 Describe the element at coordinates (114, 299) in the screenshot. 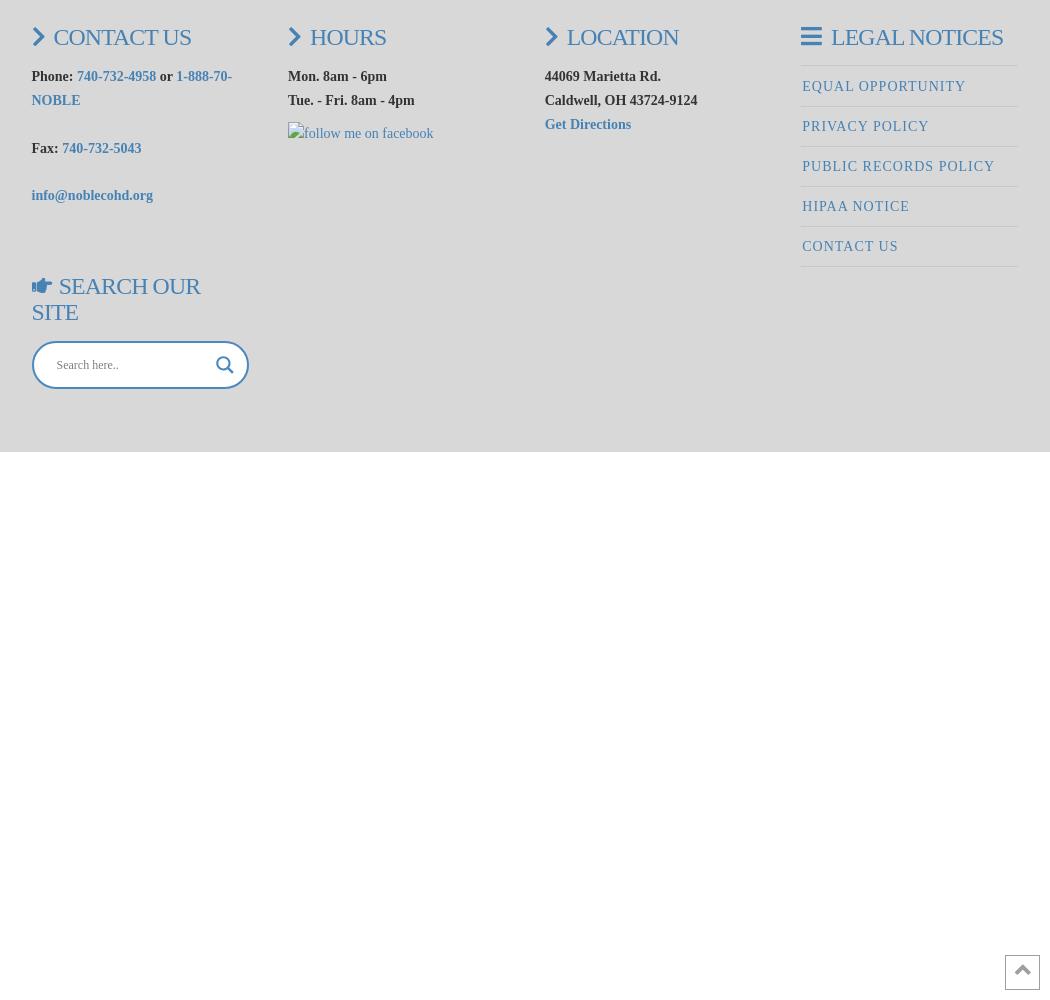

I see `'Search Our Site'` at that location.